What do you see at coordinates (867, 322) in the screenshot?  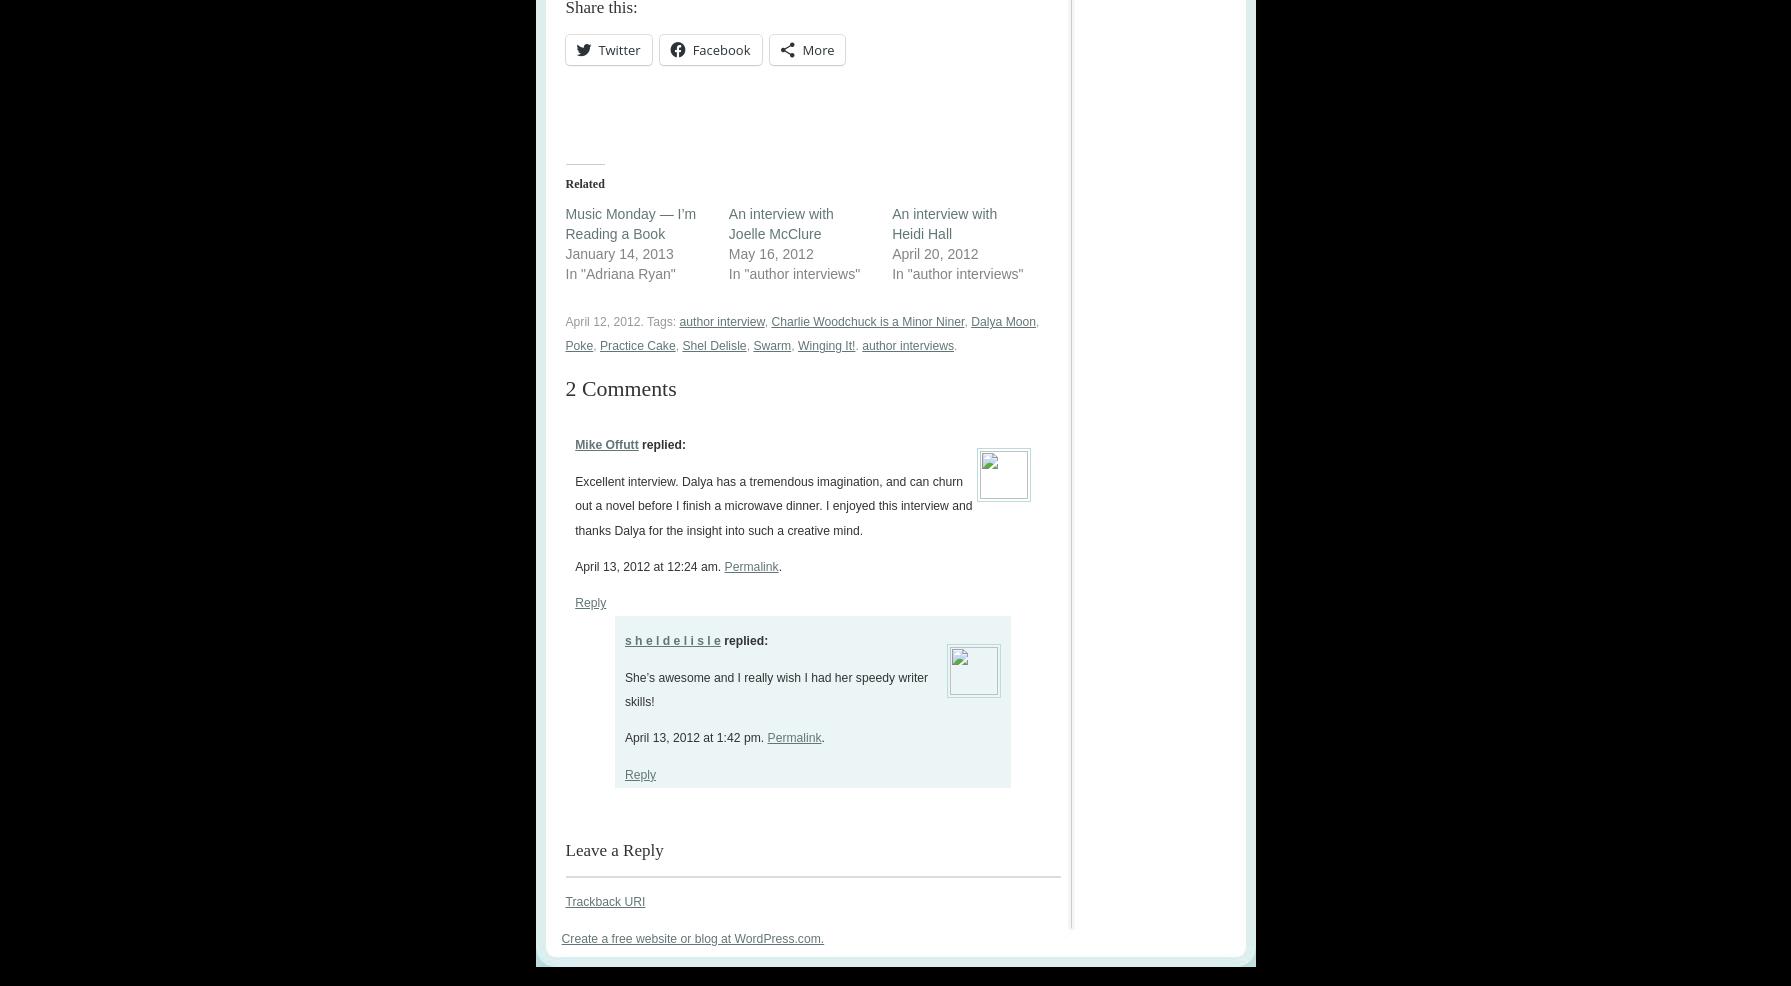 I see `'Charlie Woodchuck is a Minor Niner'` at bounding box center [867, 322].